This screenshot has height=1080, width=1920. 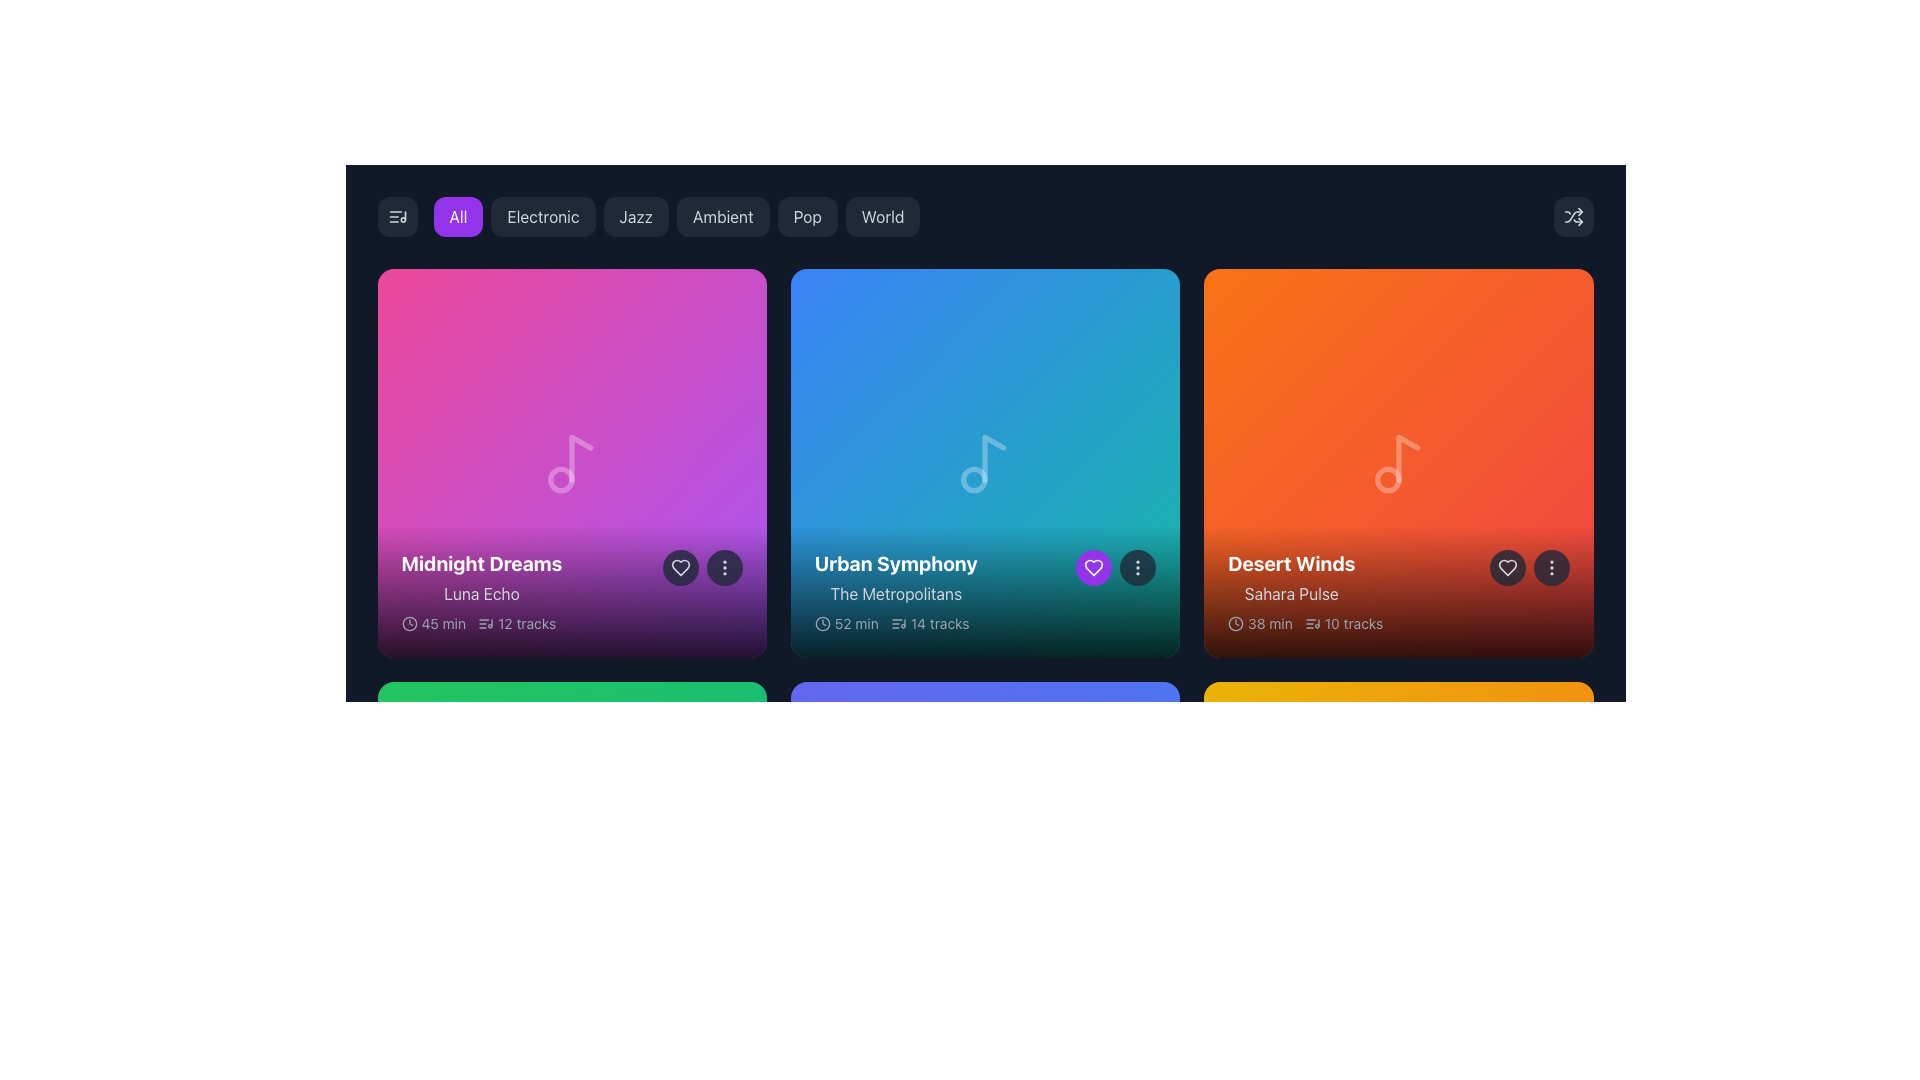 I want to click on the heart-shaped icon button with a circular shape located in the bottom-right corner of the 'Desert Winds' card, so click(x=1507, y=568).